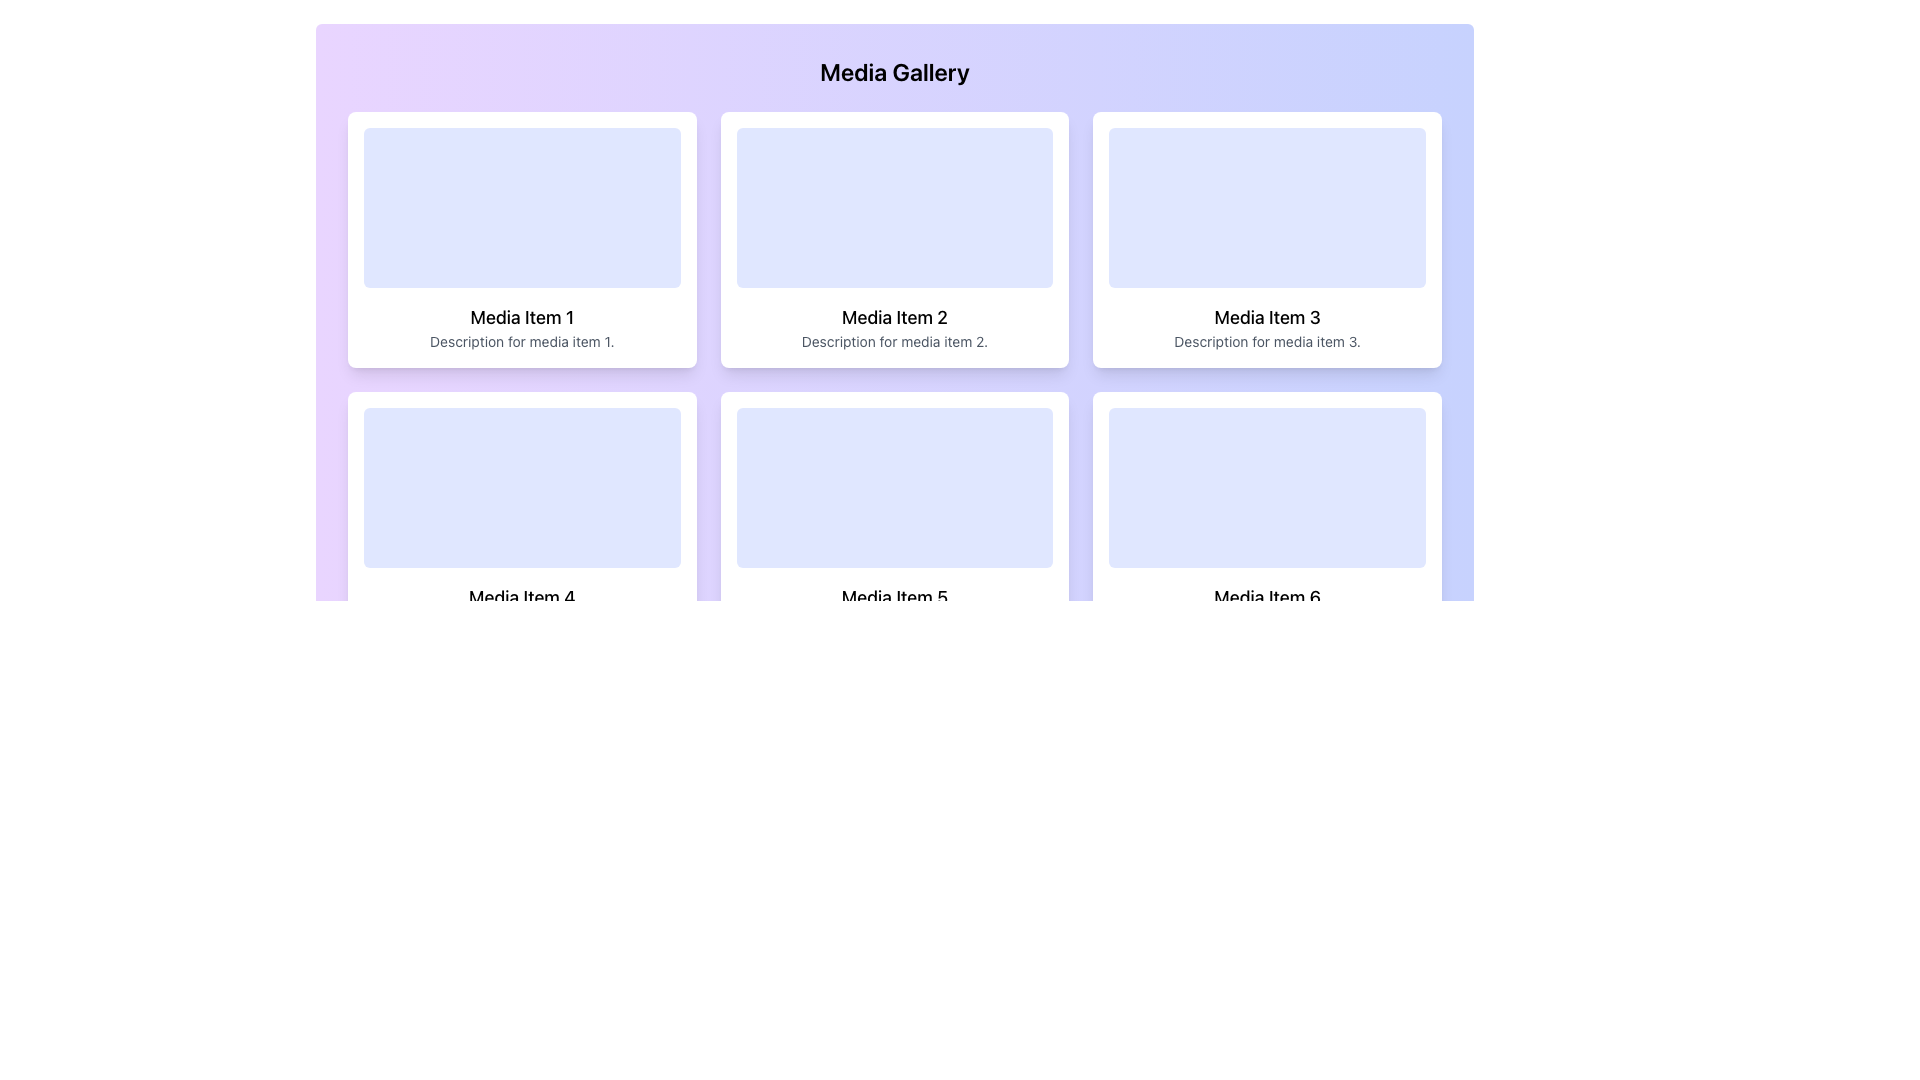 This screenshot has height=1080, width=1920. I want to click on text displayed in the gray colored label that states 'Description for media item 3.' located directly below the 'Media Item 3' title in the third card of the media gallery, so click(1266, 341).